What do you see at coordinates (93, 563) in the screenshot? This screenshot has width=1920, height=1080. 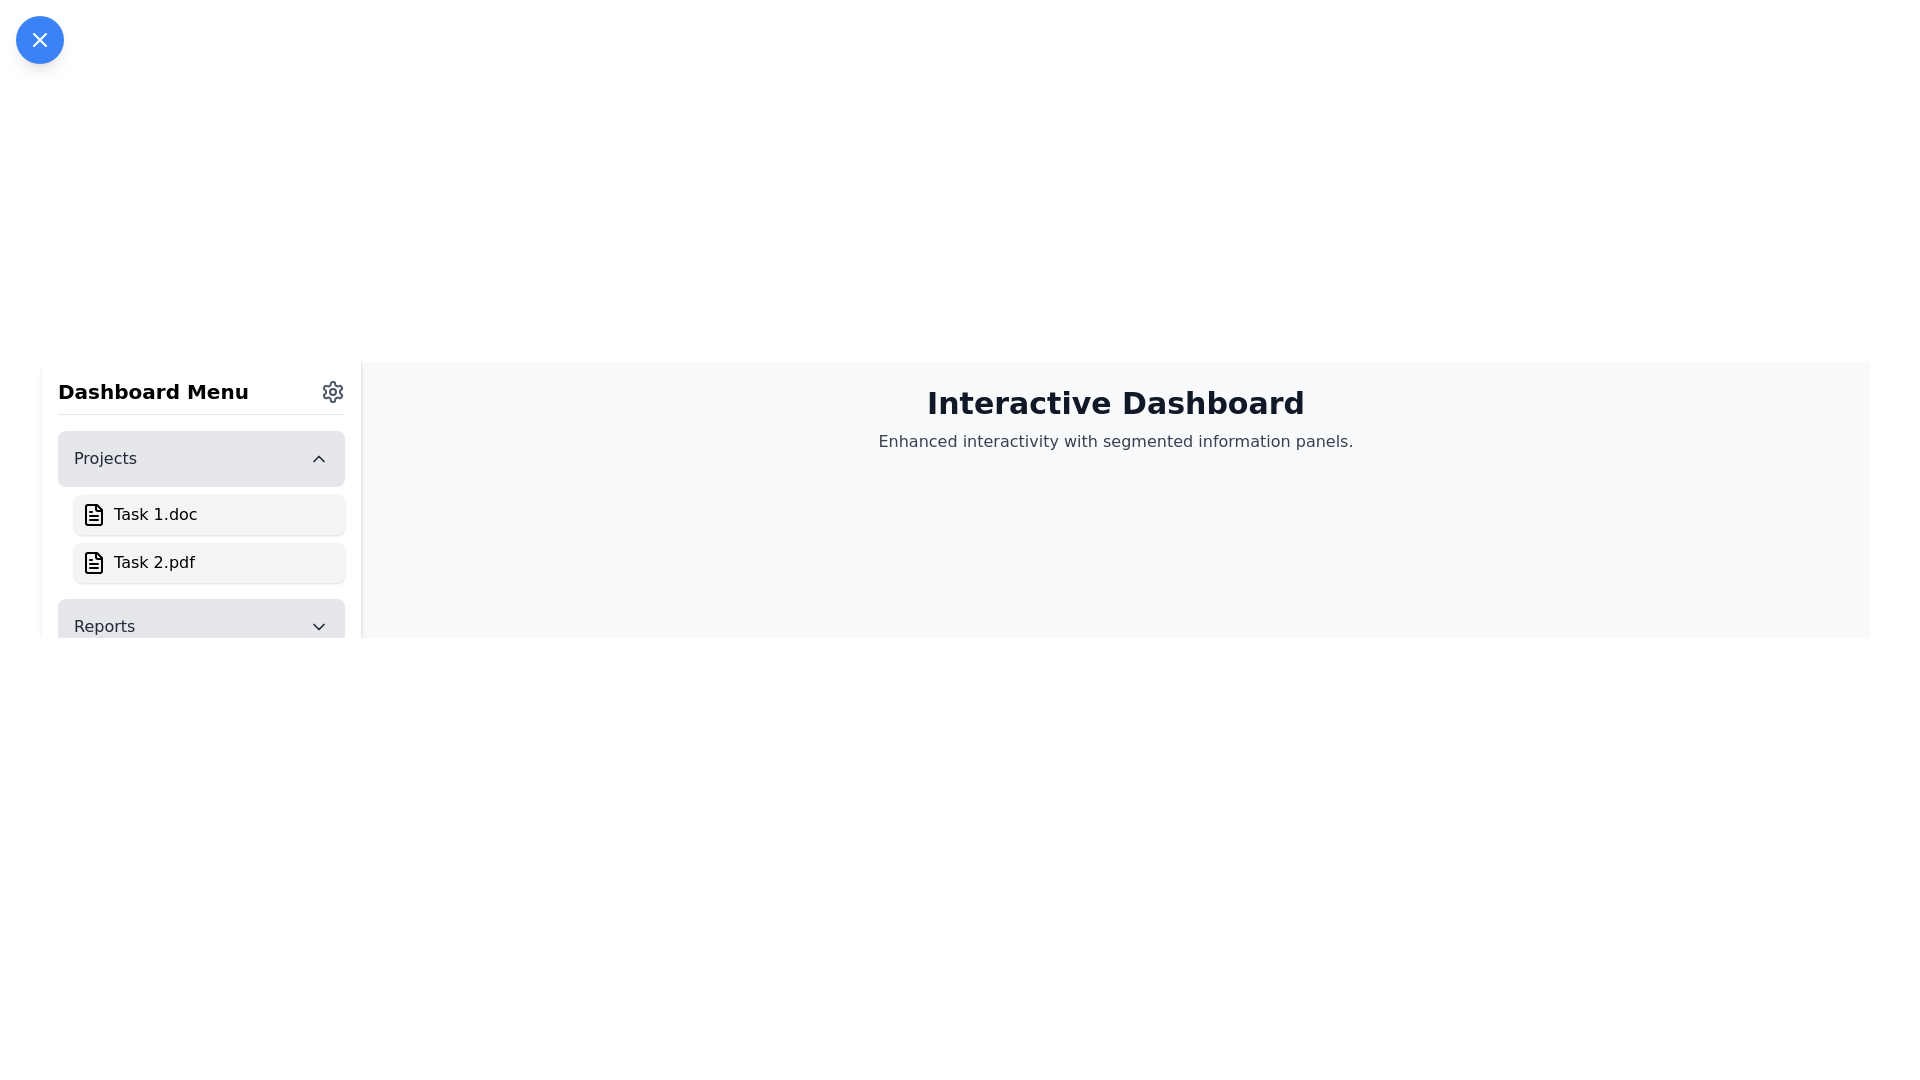 I see `the file document icon located next to the label 'Task 2.pdf' in the 'Projects' category of the dashboard menu for selection` at bounding box center [93, 563].